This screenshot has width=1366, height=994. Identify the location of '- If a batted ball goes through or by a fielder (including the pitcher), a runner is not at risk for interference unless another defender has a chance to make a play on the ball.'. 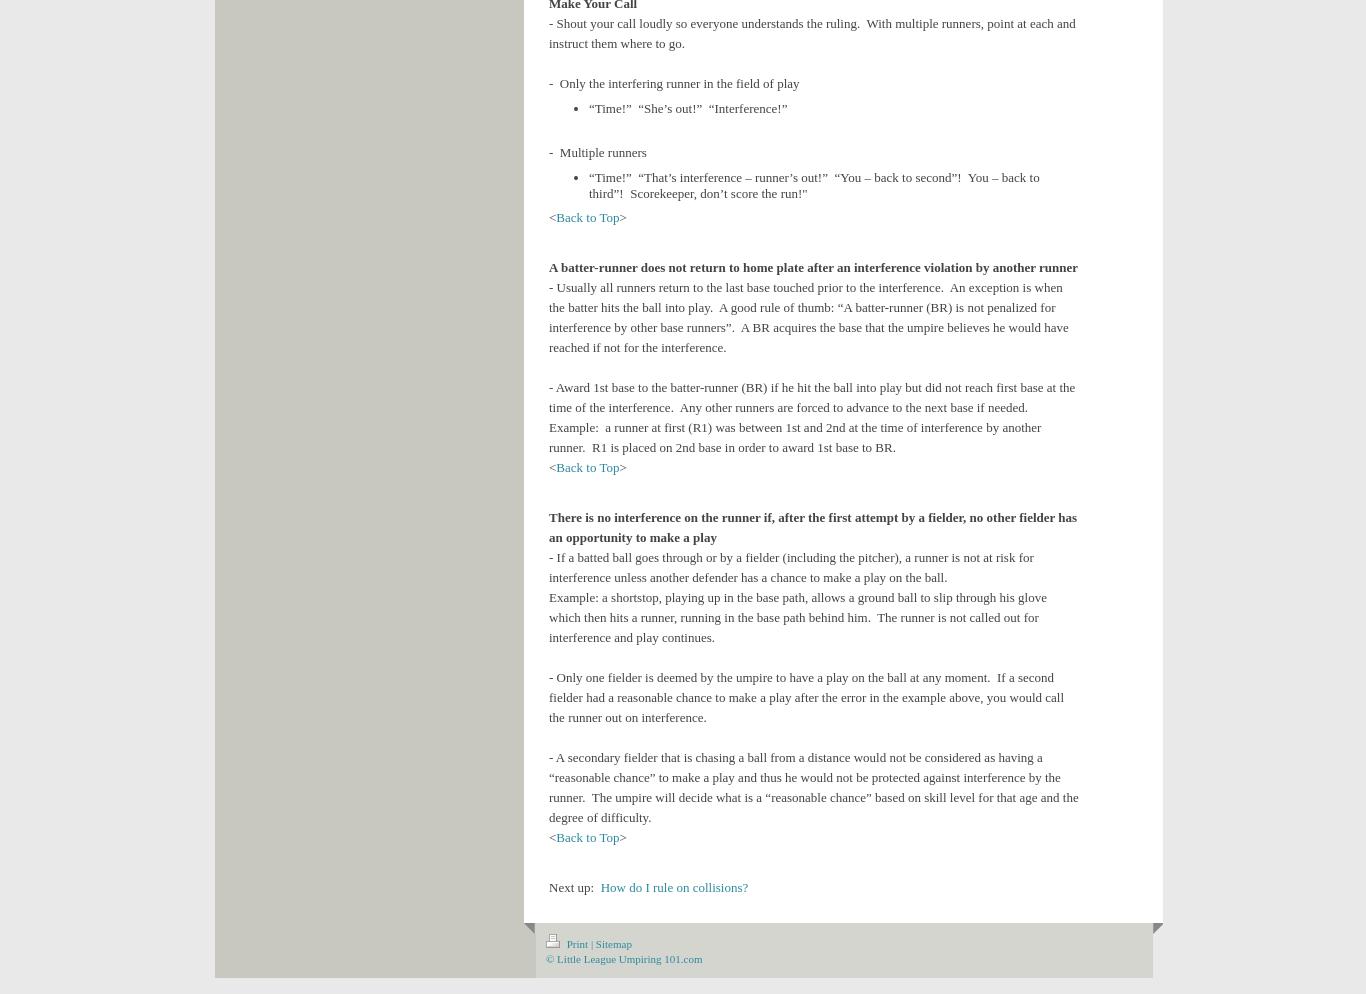
(548, 566).